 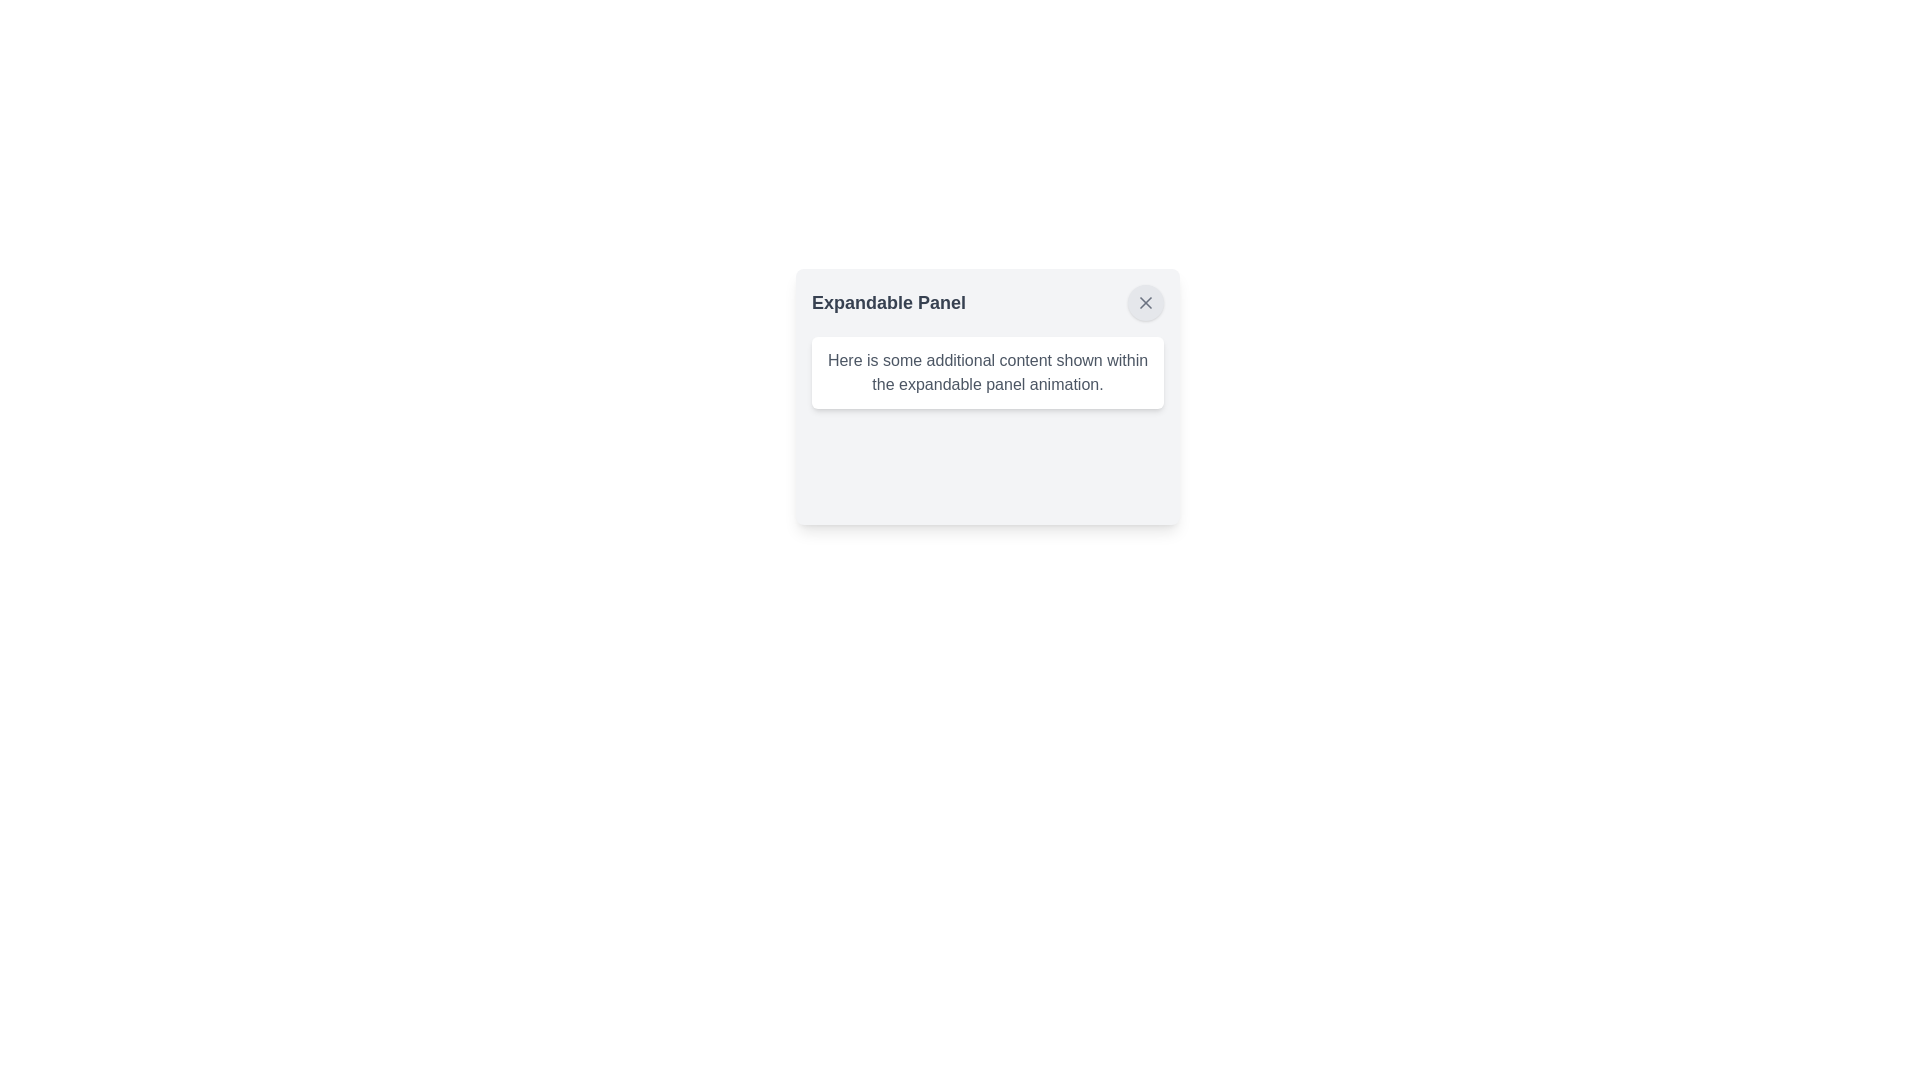 What do you see at coordinates (887, 303) in the screenshot?
I see `the 'Expandable Panel' text label, which is a bold dark gray label positioned at the top-left corner of a panel, preceding an interactive button` at bounding box center [887, 303].